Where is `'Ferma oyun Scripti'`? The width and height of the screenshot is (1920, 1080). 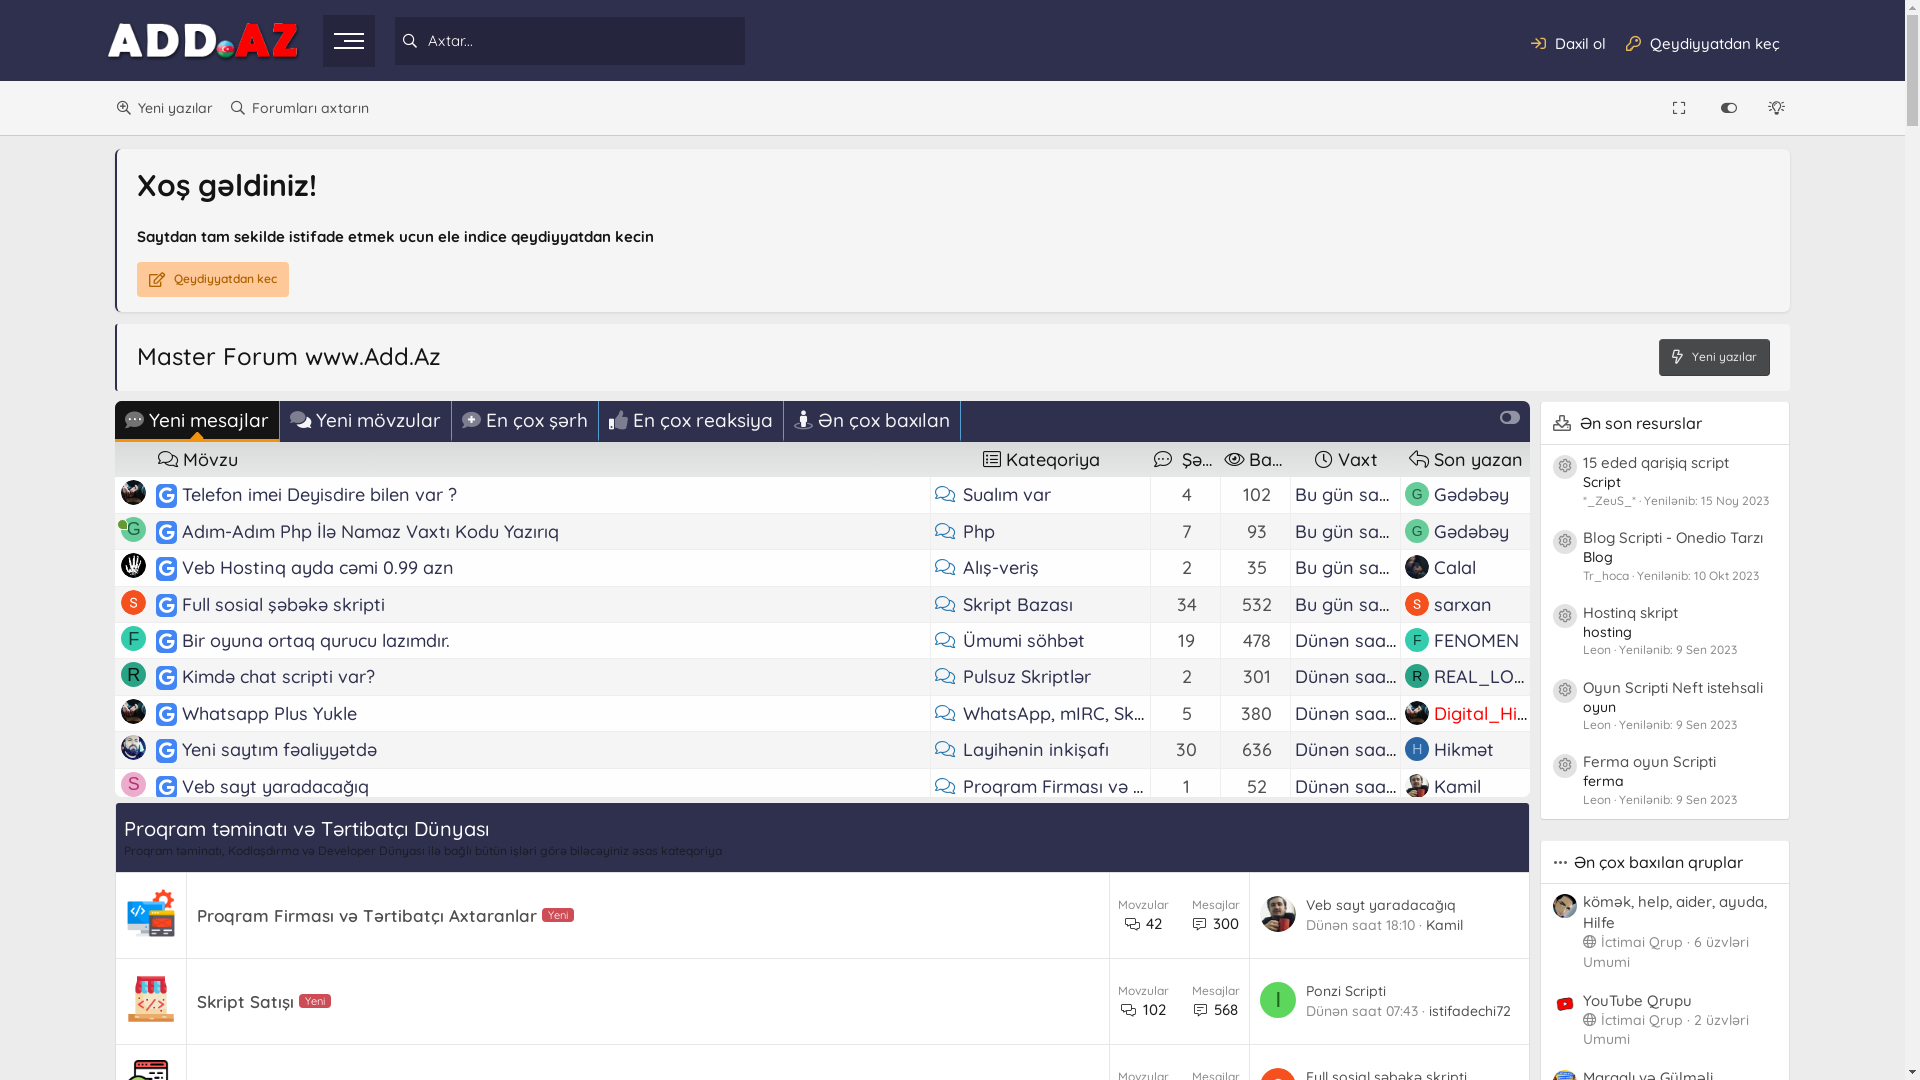
'Ferma oyun Scripti' is located at coordinates (1582, 761).